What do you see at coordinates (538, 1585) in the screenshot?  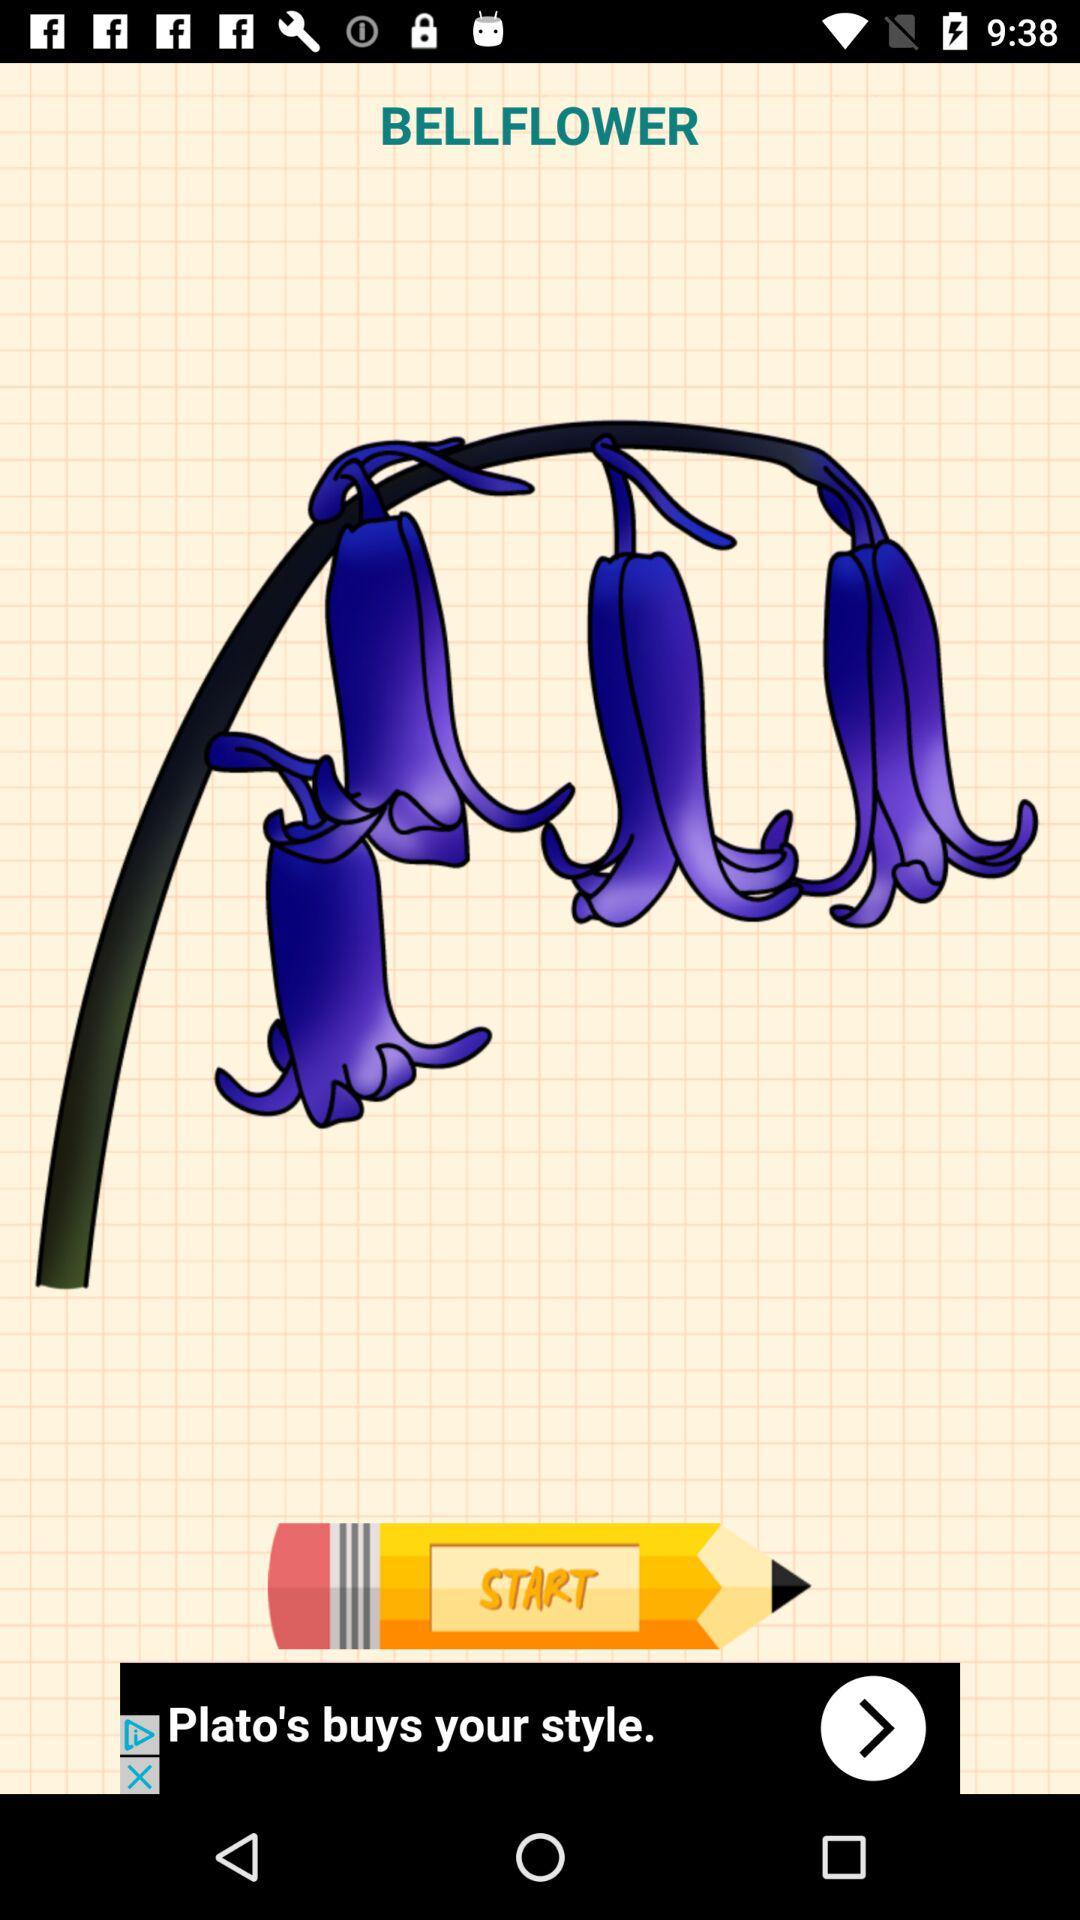 I see `start pencil icon button` at bounding box center [538, 1585].